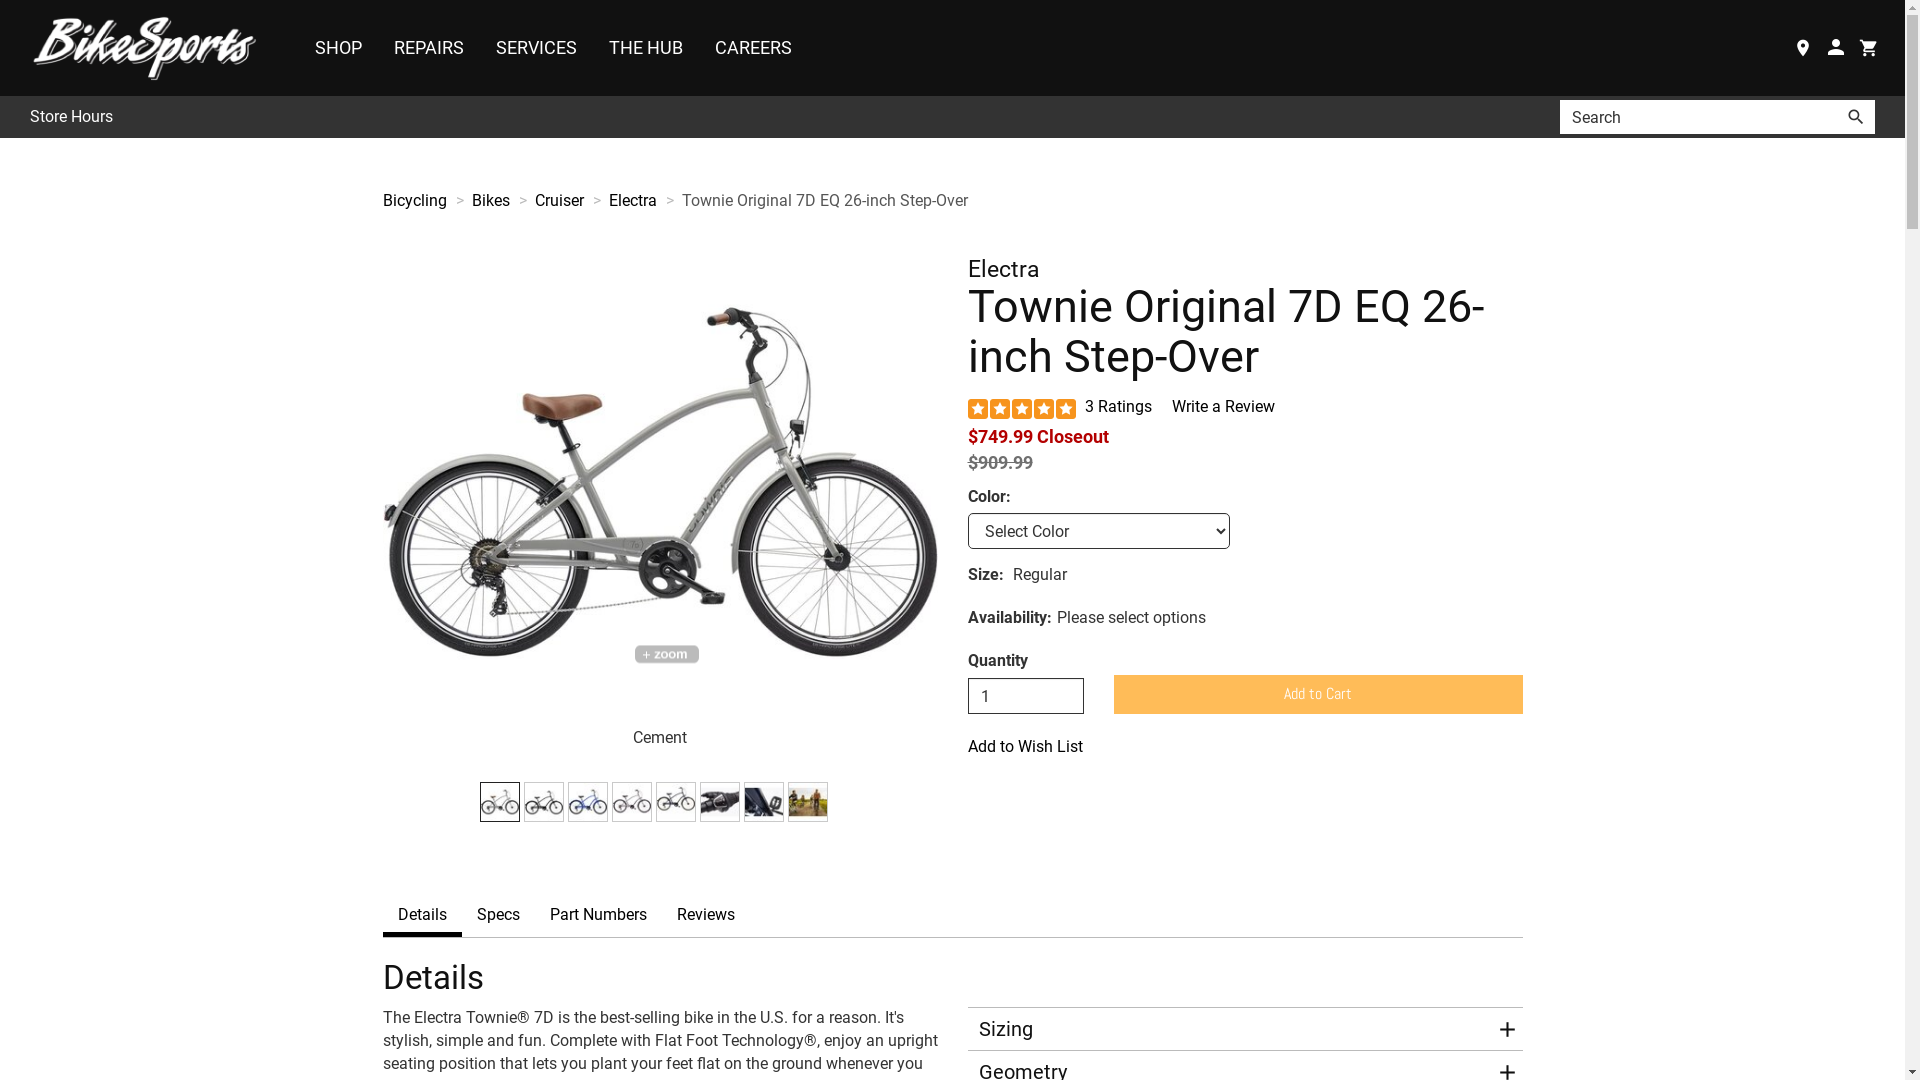  What do you see at coordinates (587, 801) in the screenshot?
I see `'Color: Hyper Blue'` at bounding box center [587, 801].